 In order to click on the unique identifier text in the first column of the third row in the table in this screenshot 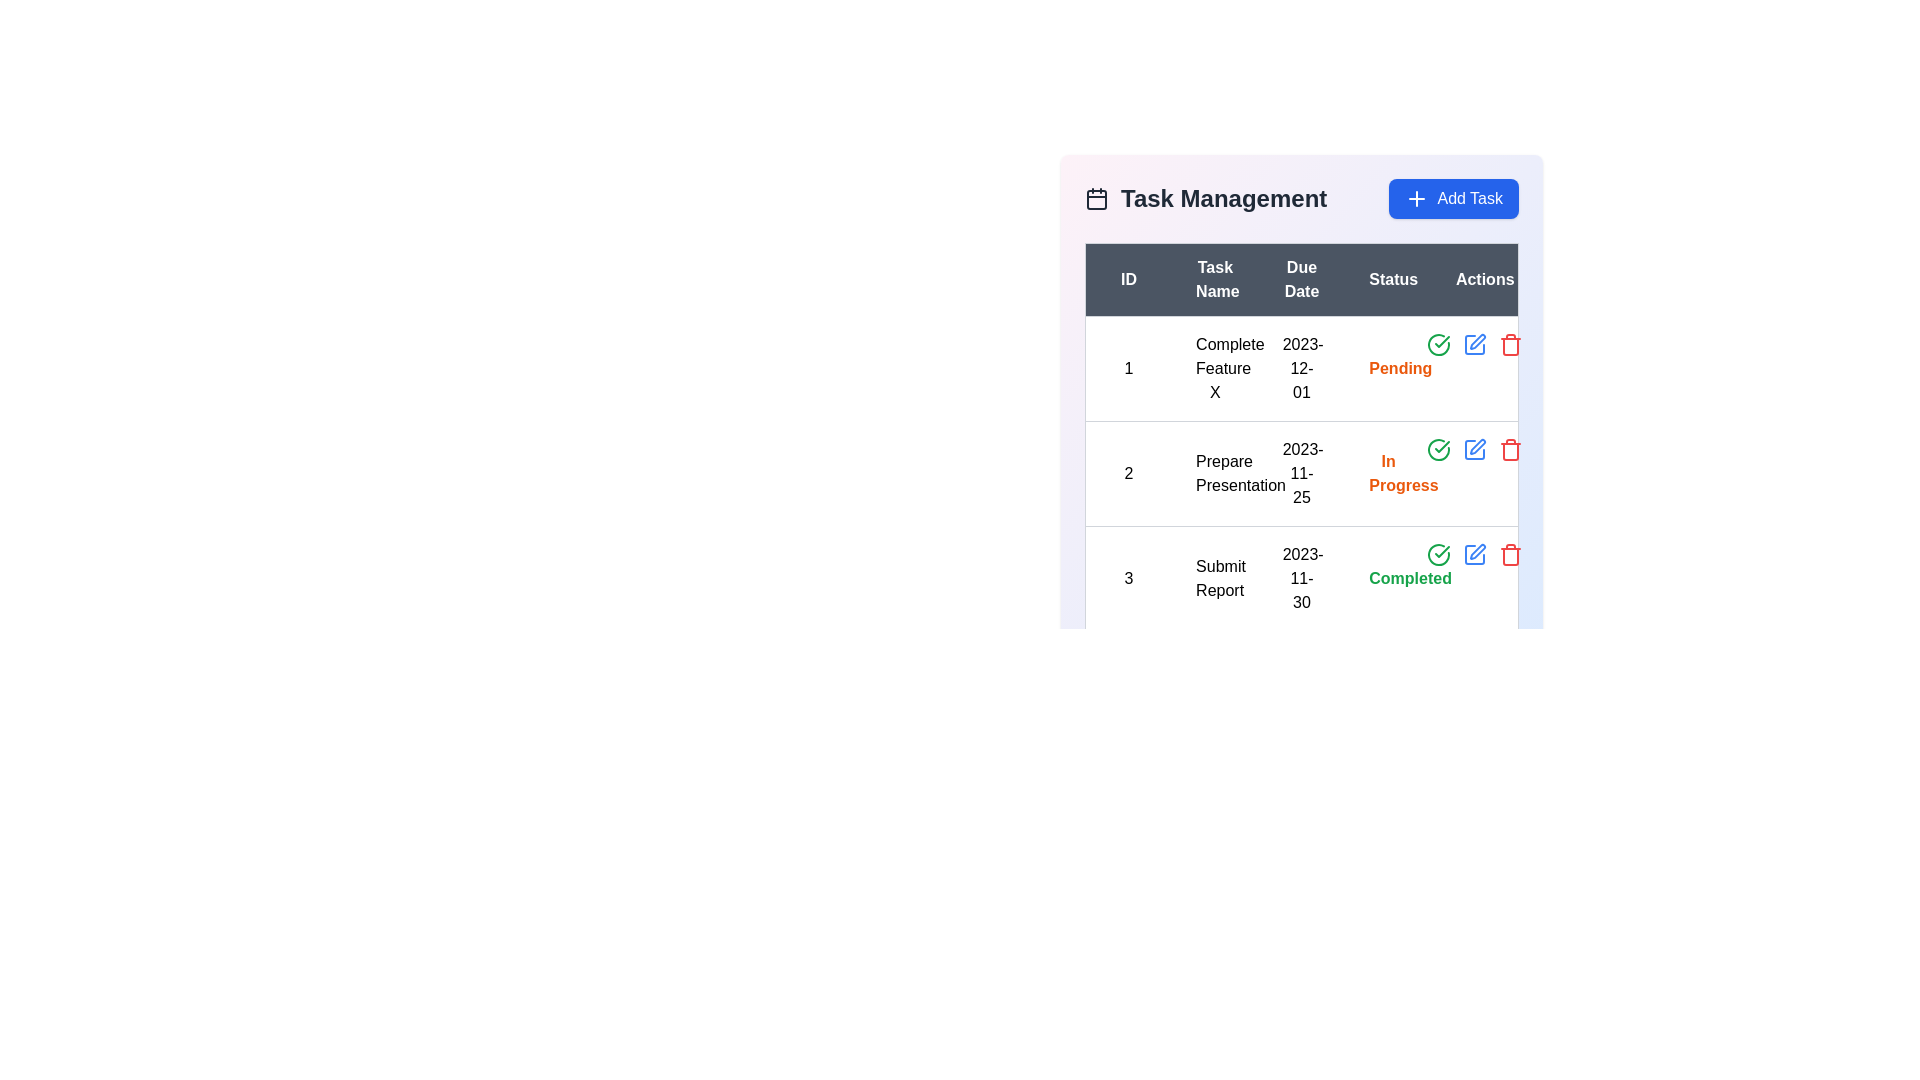, I will do `click(1128, 578)`.